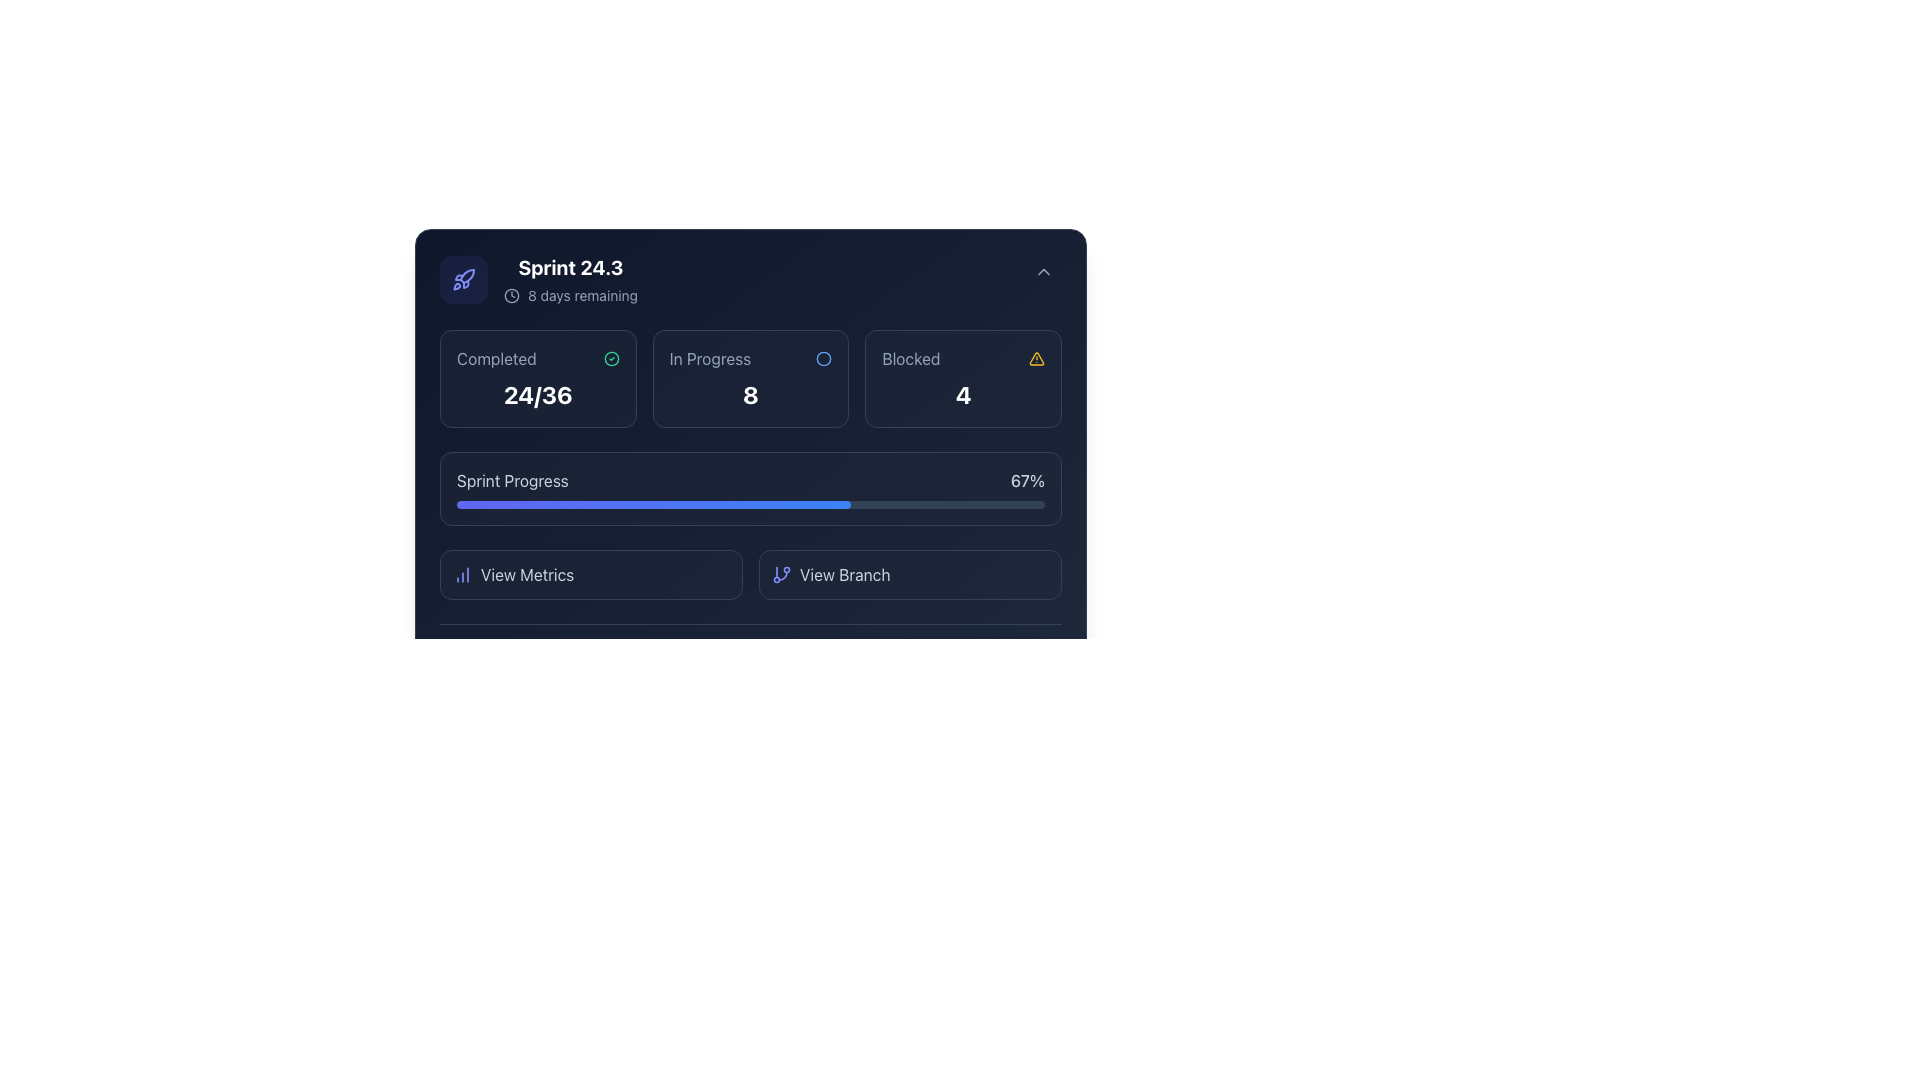 This screenshot has width=1920, height=1080. What do you see at coordinates (590, 574) in the screenshot?
I see `the clickable button located in the lower section of the interface, to the left of the 'View Branch' button` at bounding box center [590, 574].